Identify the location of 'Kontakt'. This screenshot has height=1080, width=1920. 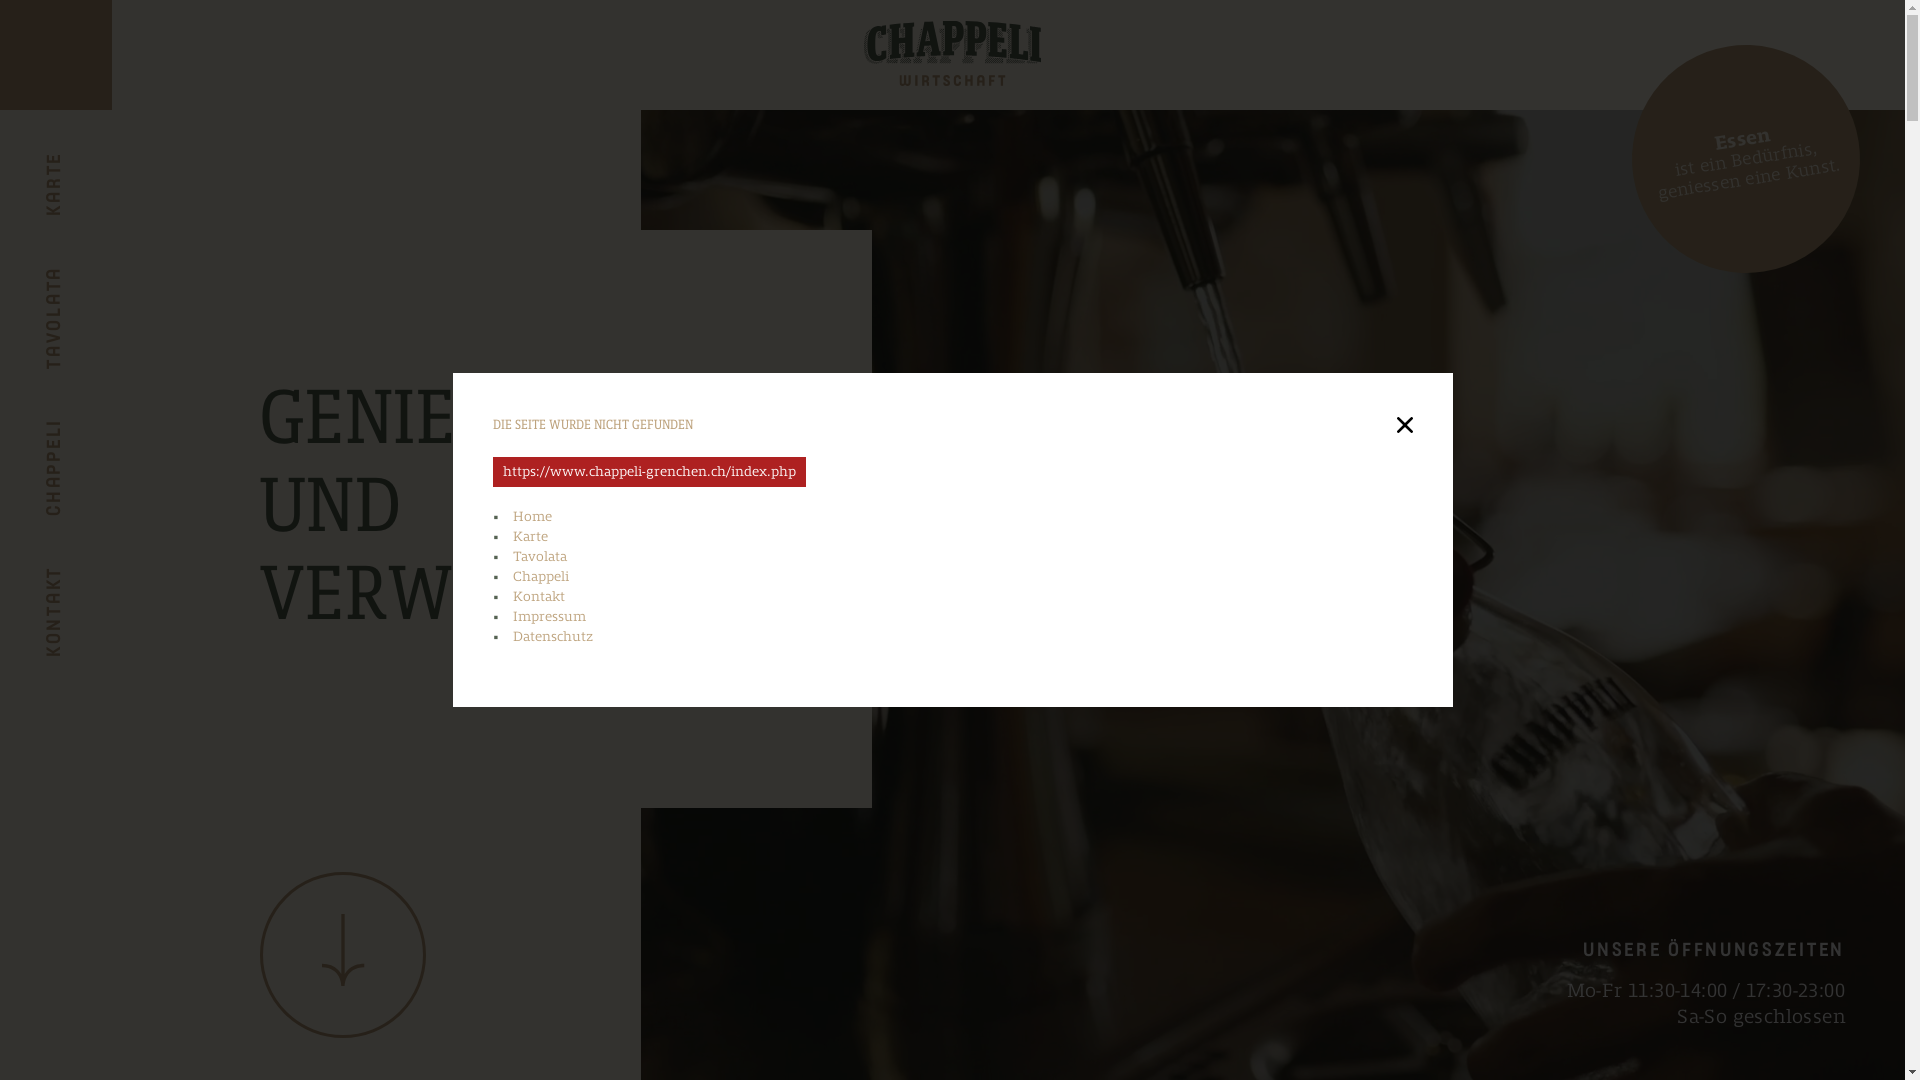
(537, 595).